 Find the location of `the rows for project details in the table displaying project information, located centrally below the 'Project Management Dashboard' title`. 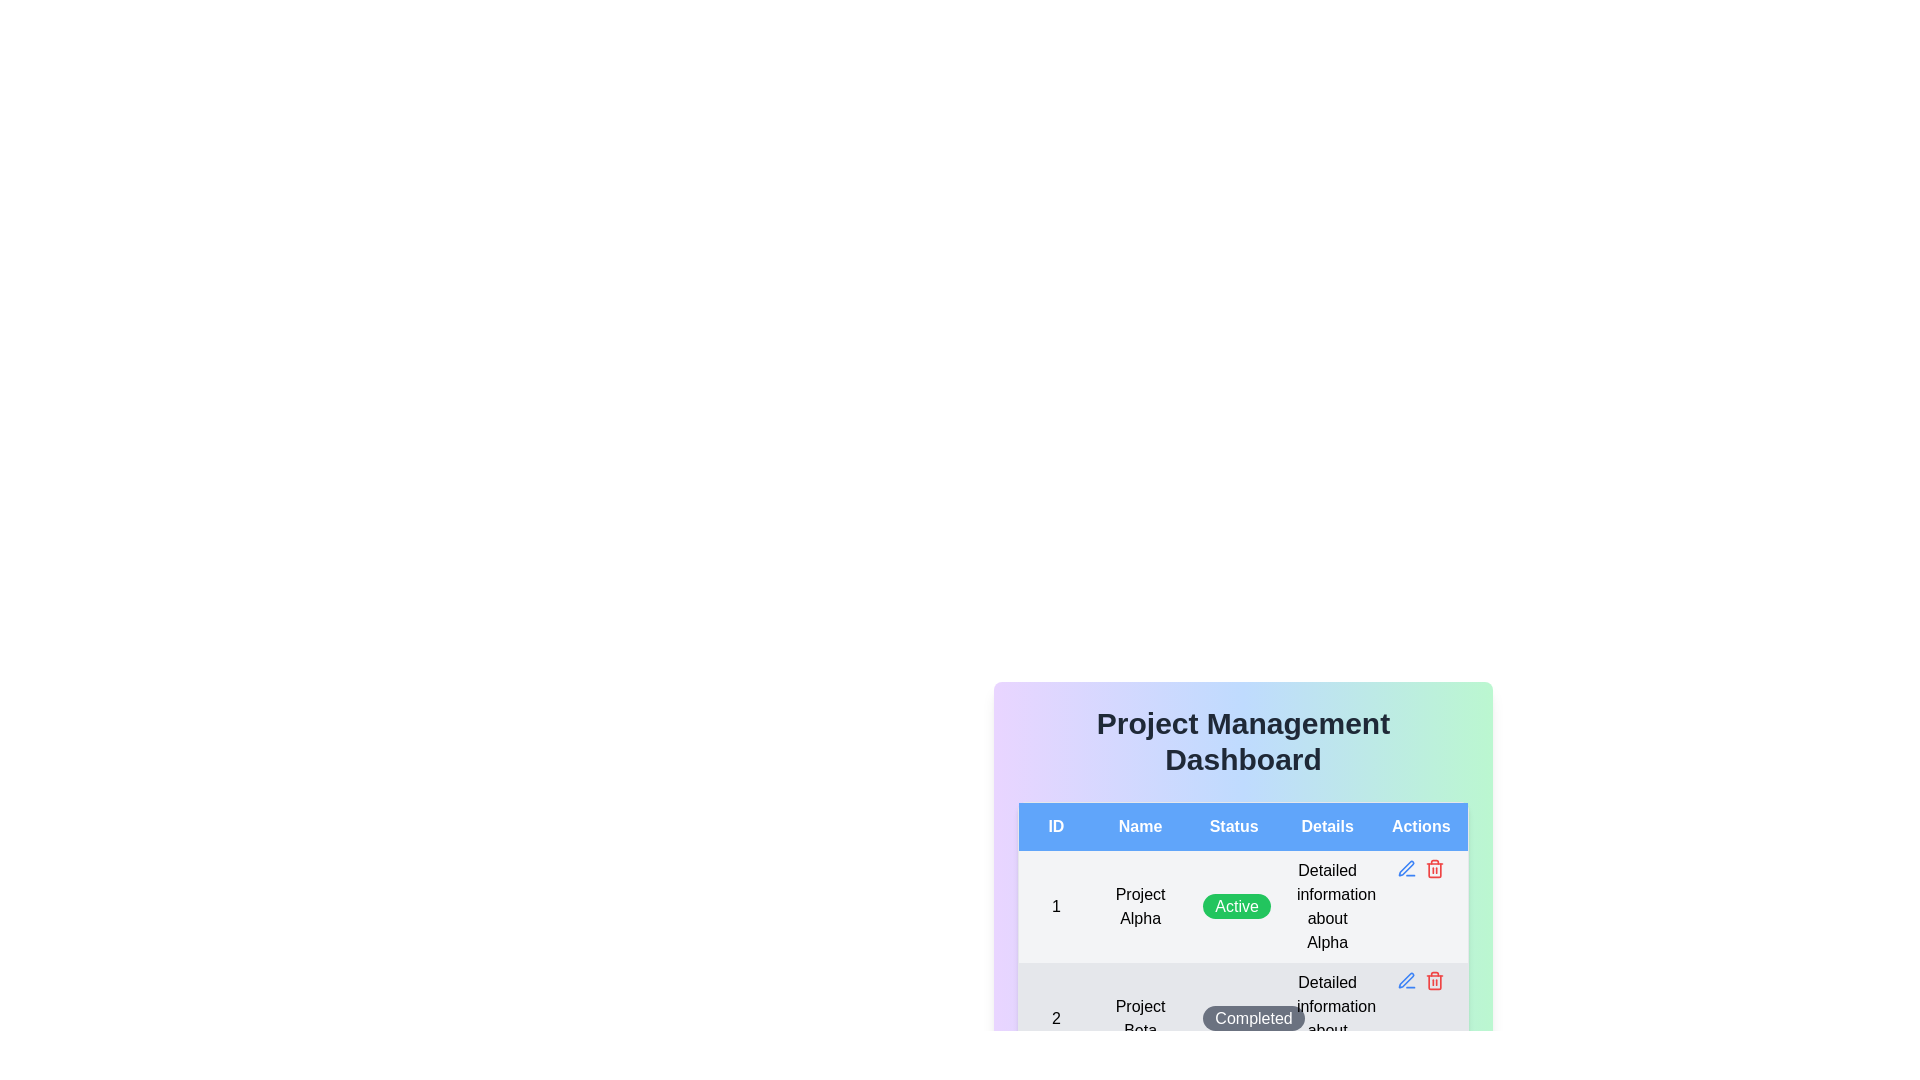

the rows for project details in the table displaying project information, located centrally below the 'Project Management Dashboard' title is located at coordinates (1242, 938).